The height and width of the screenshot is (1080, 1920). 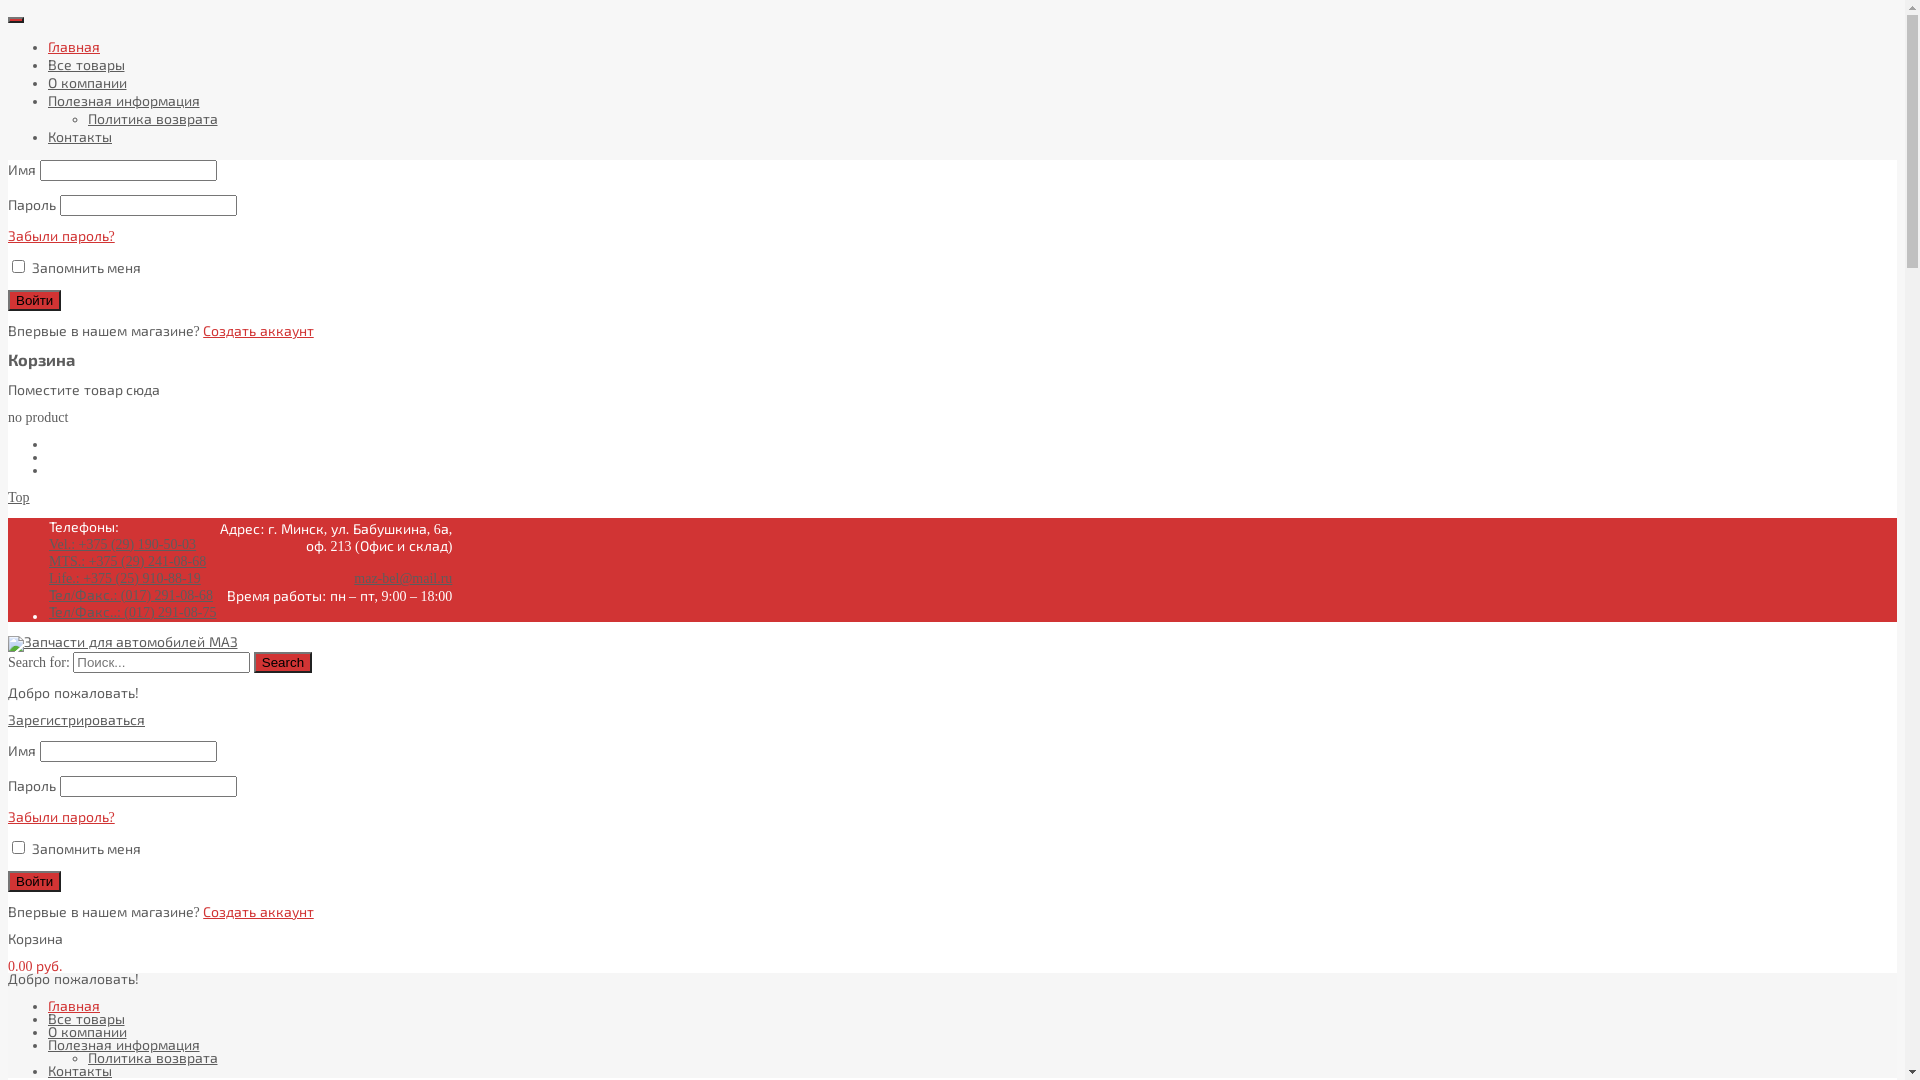 What do you see at coordinates (253, 662) in the screenshot?
I see `'Search'` at bounding box center [253, 662].